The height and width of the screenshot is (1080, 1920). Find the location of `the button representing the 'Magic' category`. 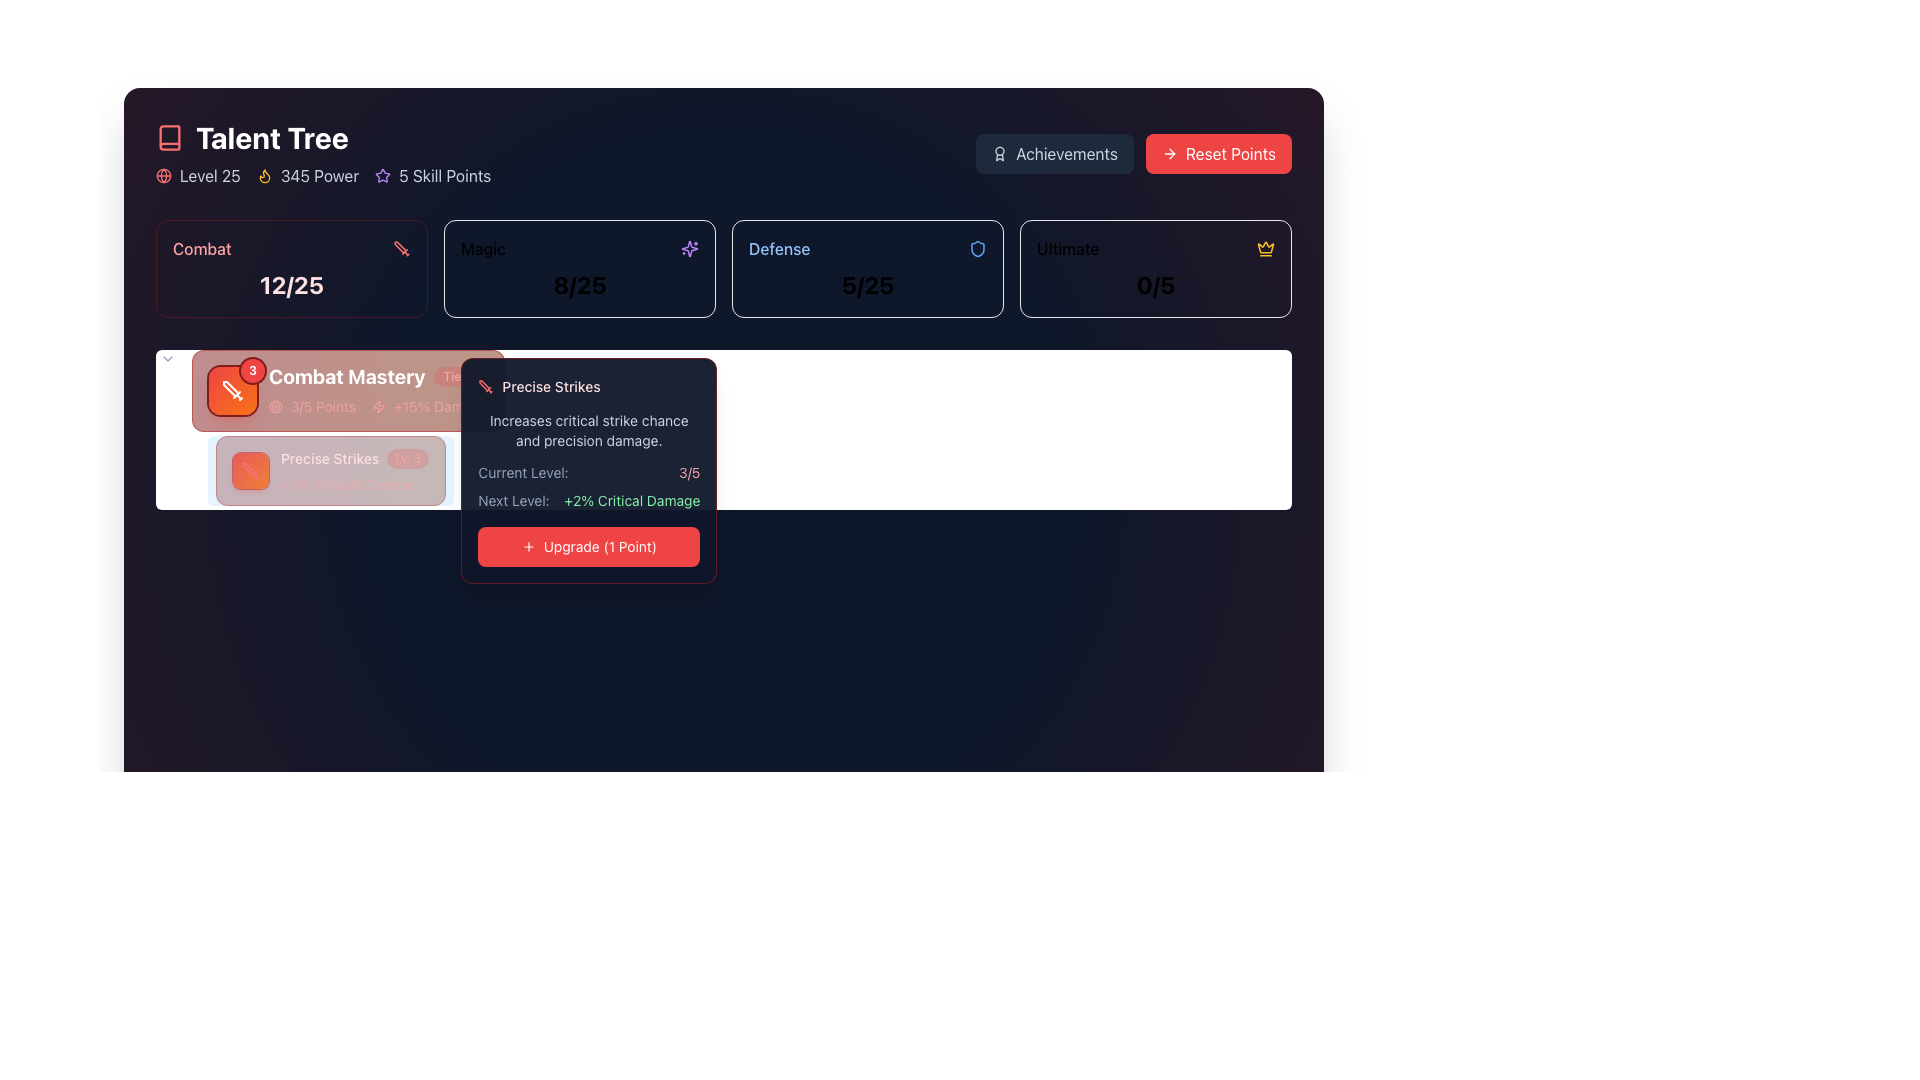

the button representing the 'Magic' category is located at coordinates (448, 265).